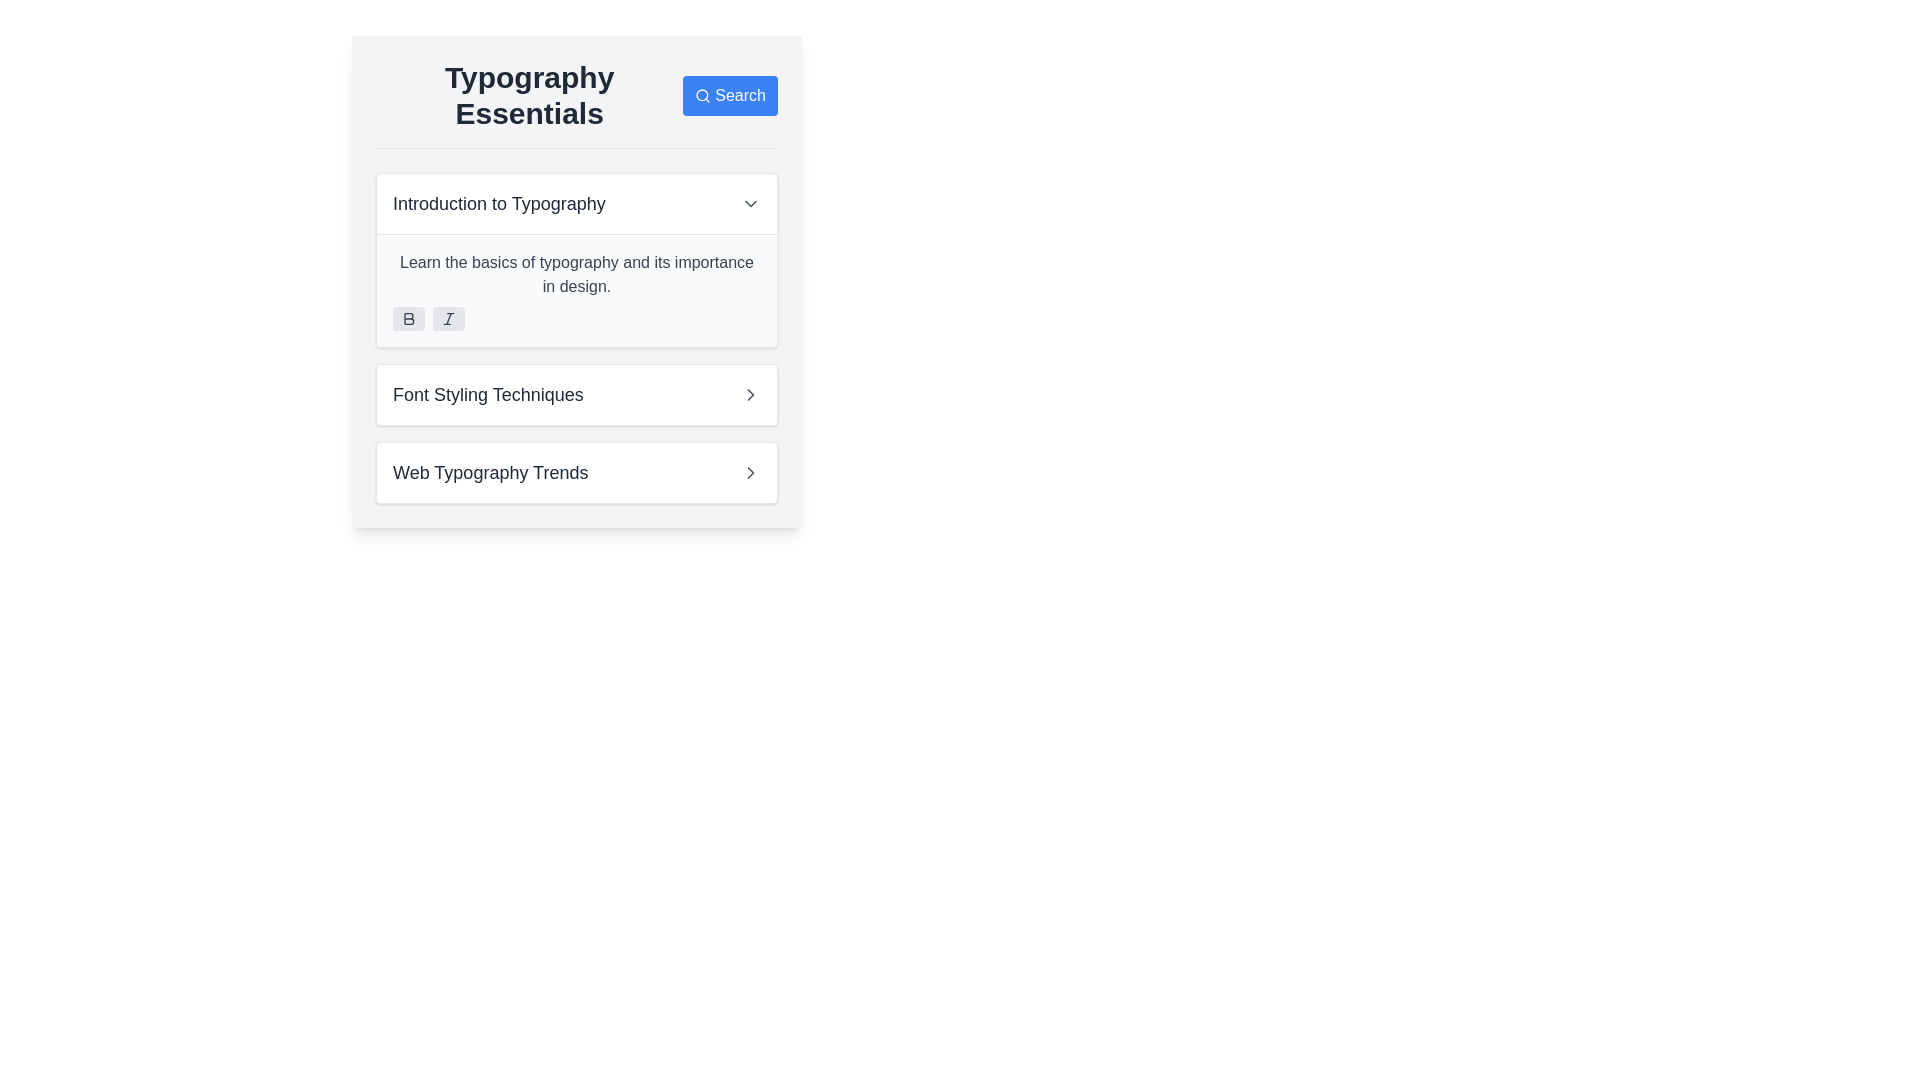 The width and height of the screenshot is (1920, 1080). What do you see at coordinates (575, 104) in the screenshot?
I see `title text of the header located at the top of the section, which provides a title for the content below and includes a 'Search' button` at bounding box center [575, 104].